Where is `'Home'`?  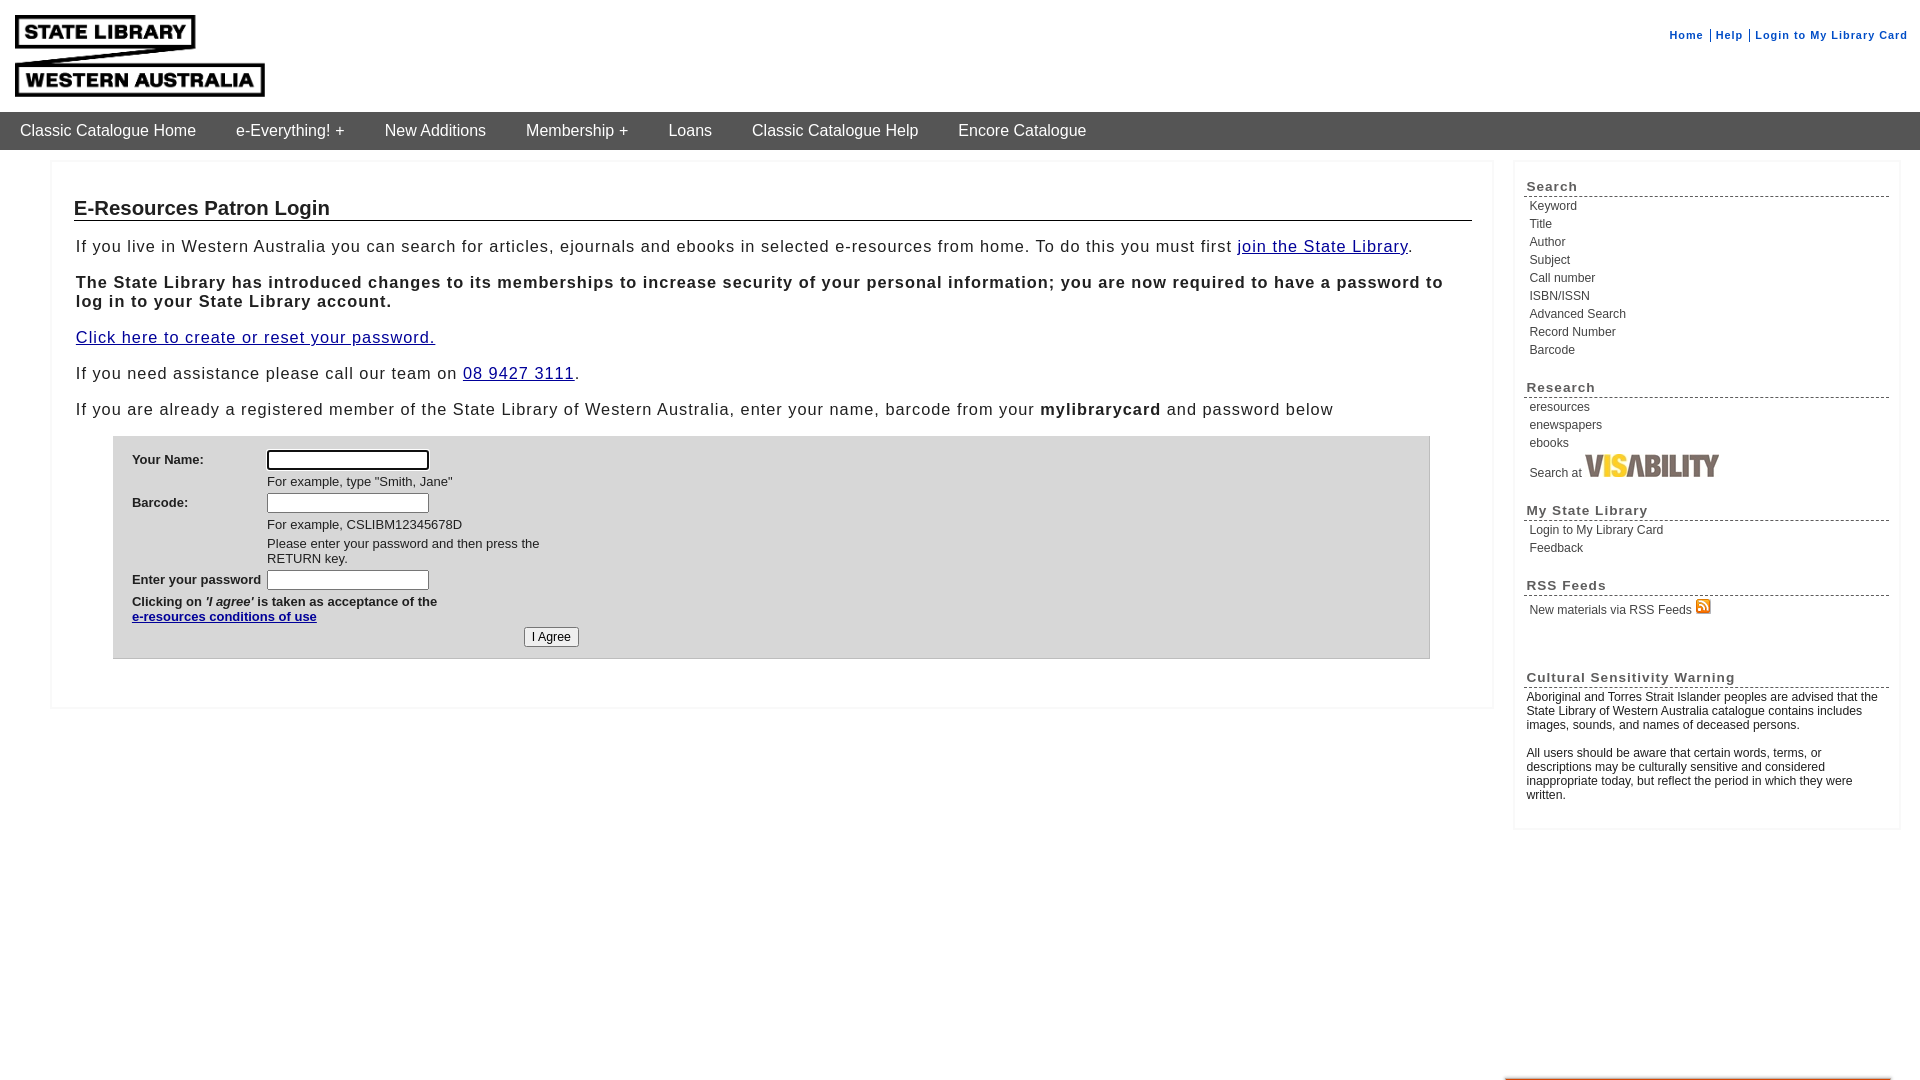
'Home' is located at coordinates (1669, 34).